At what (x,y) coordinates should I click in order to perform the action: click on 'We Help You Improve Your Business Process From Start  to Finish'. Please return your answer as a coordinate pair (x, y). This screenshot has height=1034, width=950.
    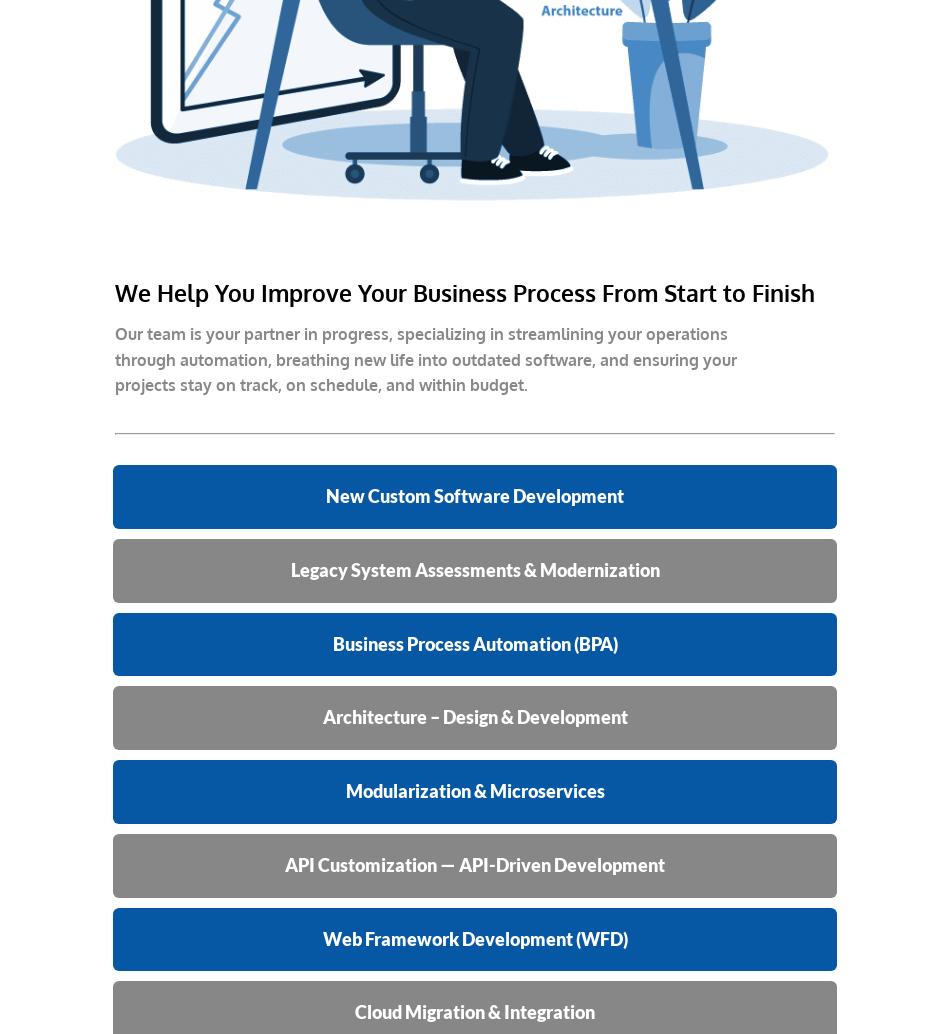
    Looking at the image, I should click on (464, 291).